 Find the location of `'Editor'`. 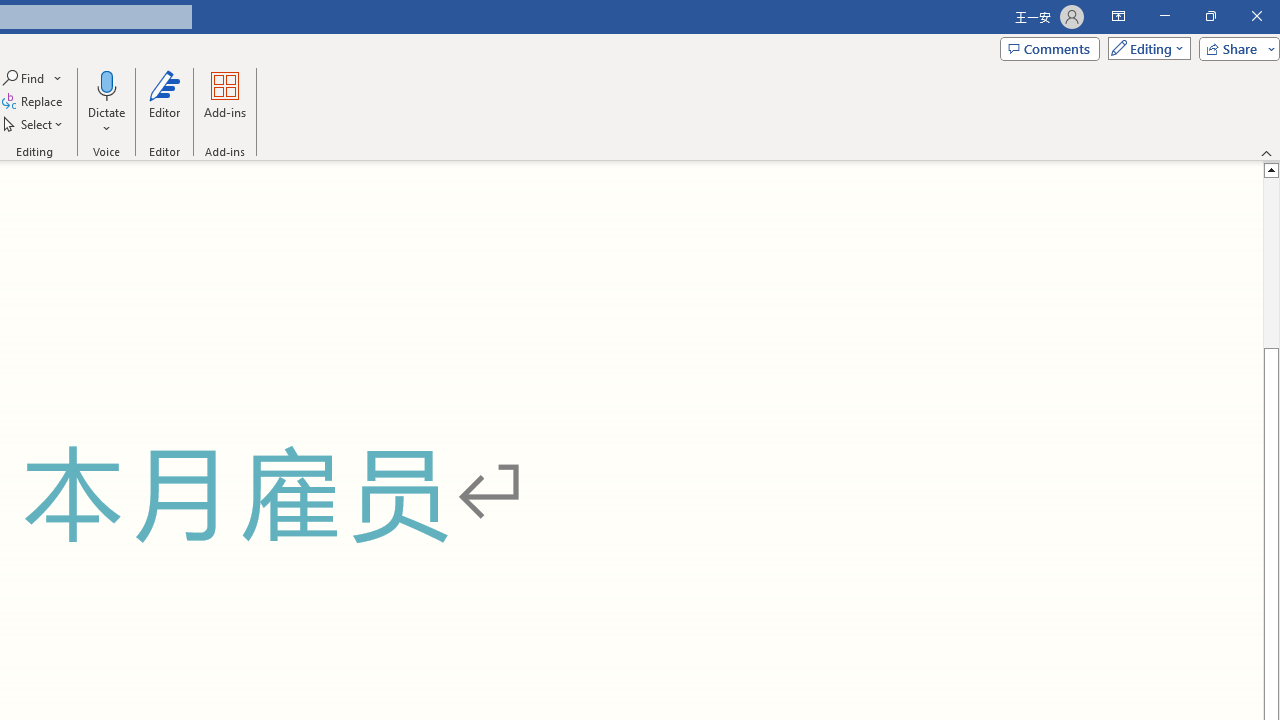

'Editor' is located at coordinates (164, 103).